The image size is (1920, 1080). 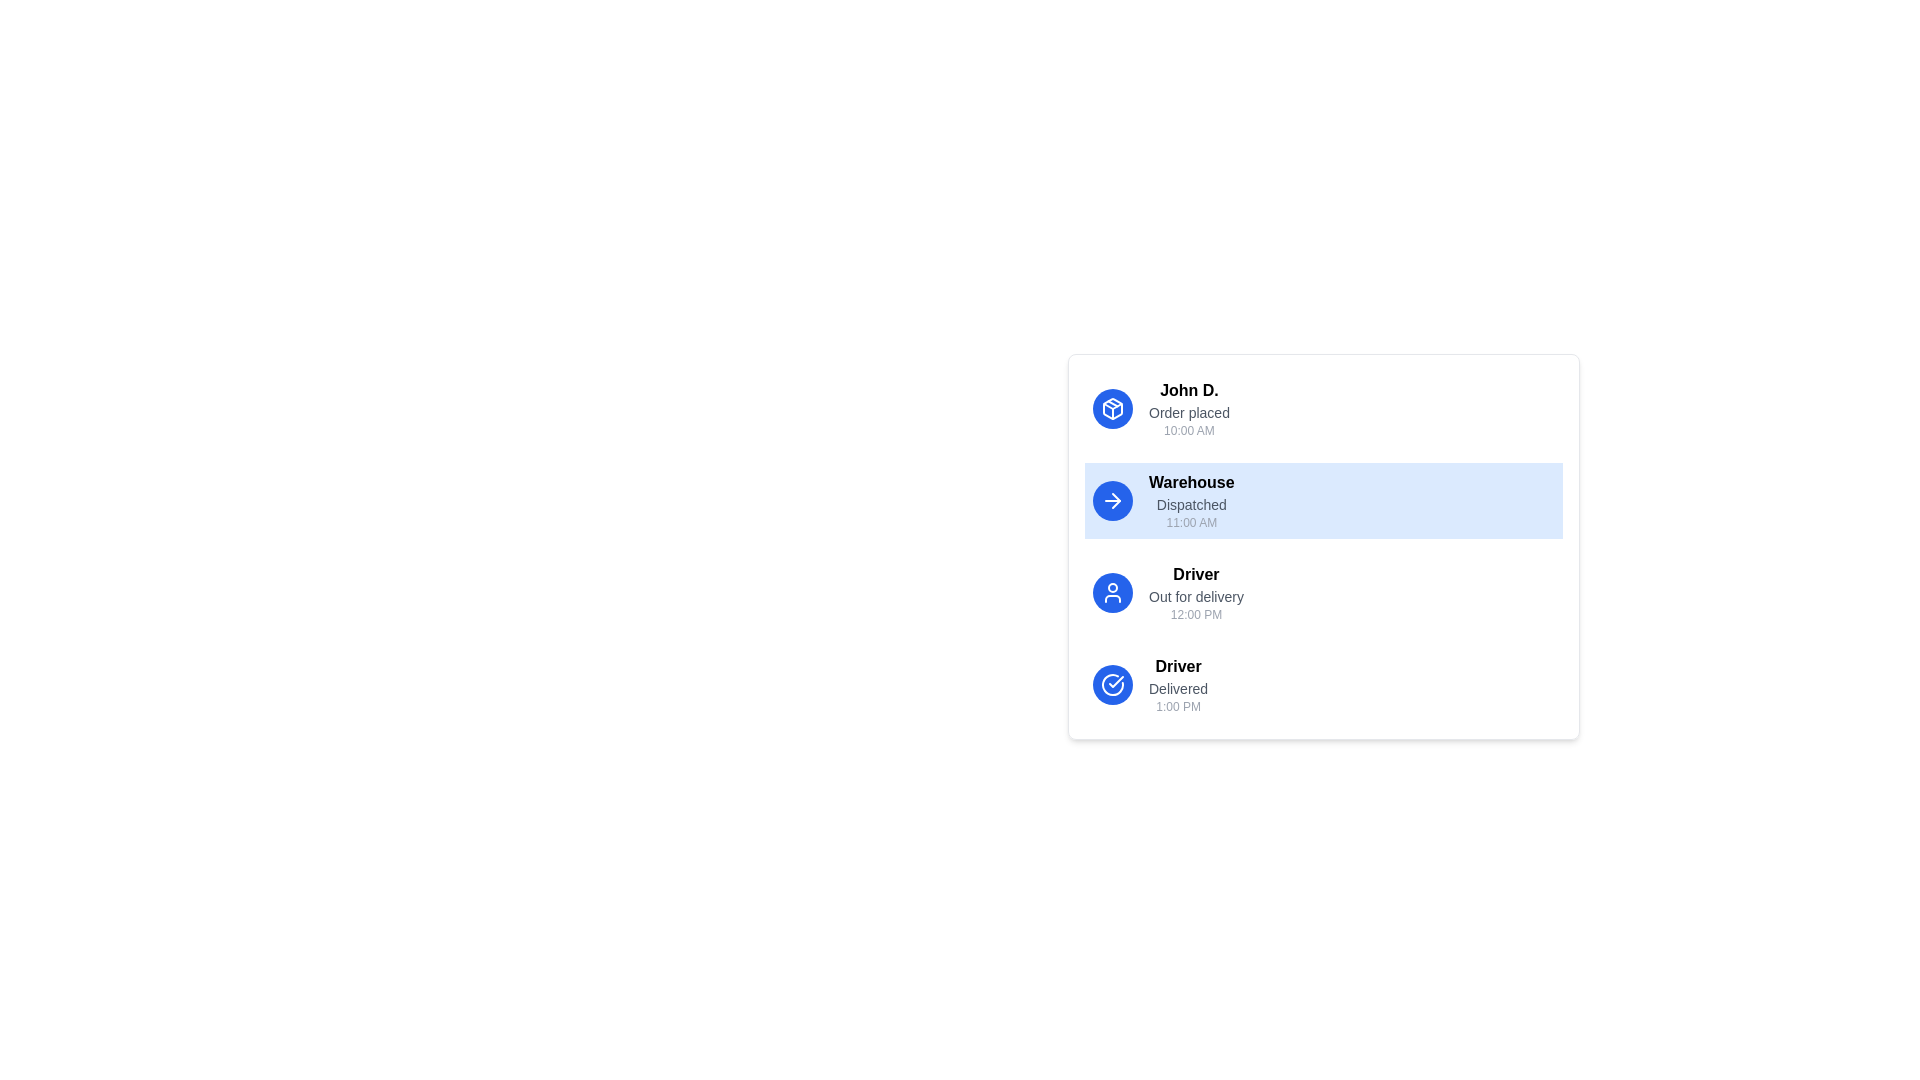 What do you see at coordinates (1191, 522) in the screenshot?
I see `the timestamp text label indicating the 'Dispatched' status of the 'Warehouse' event, which is located in the lower portion of the highlighted card labeled 'Warehouse'` at bounding box center [1191, 522].